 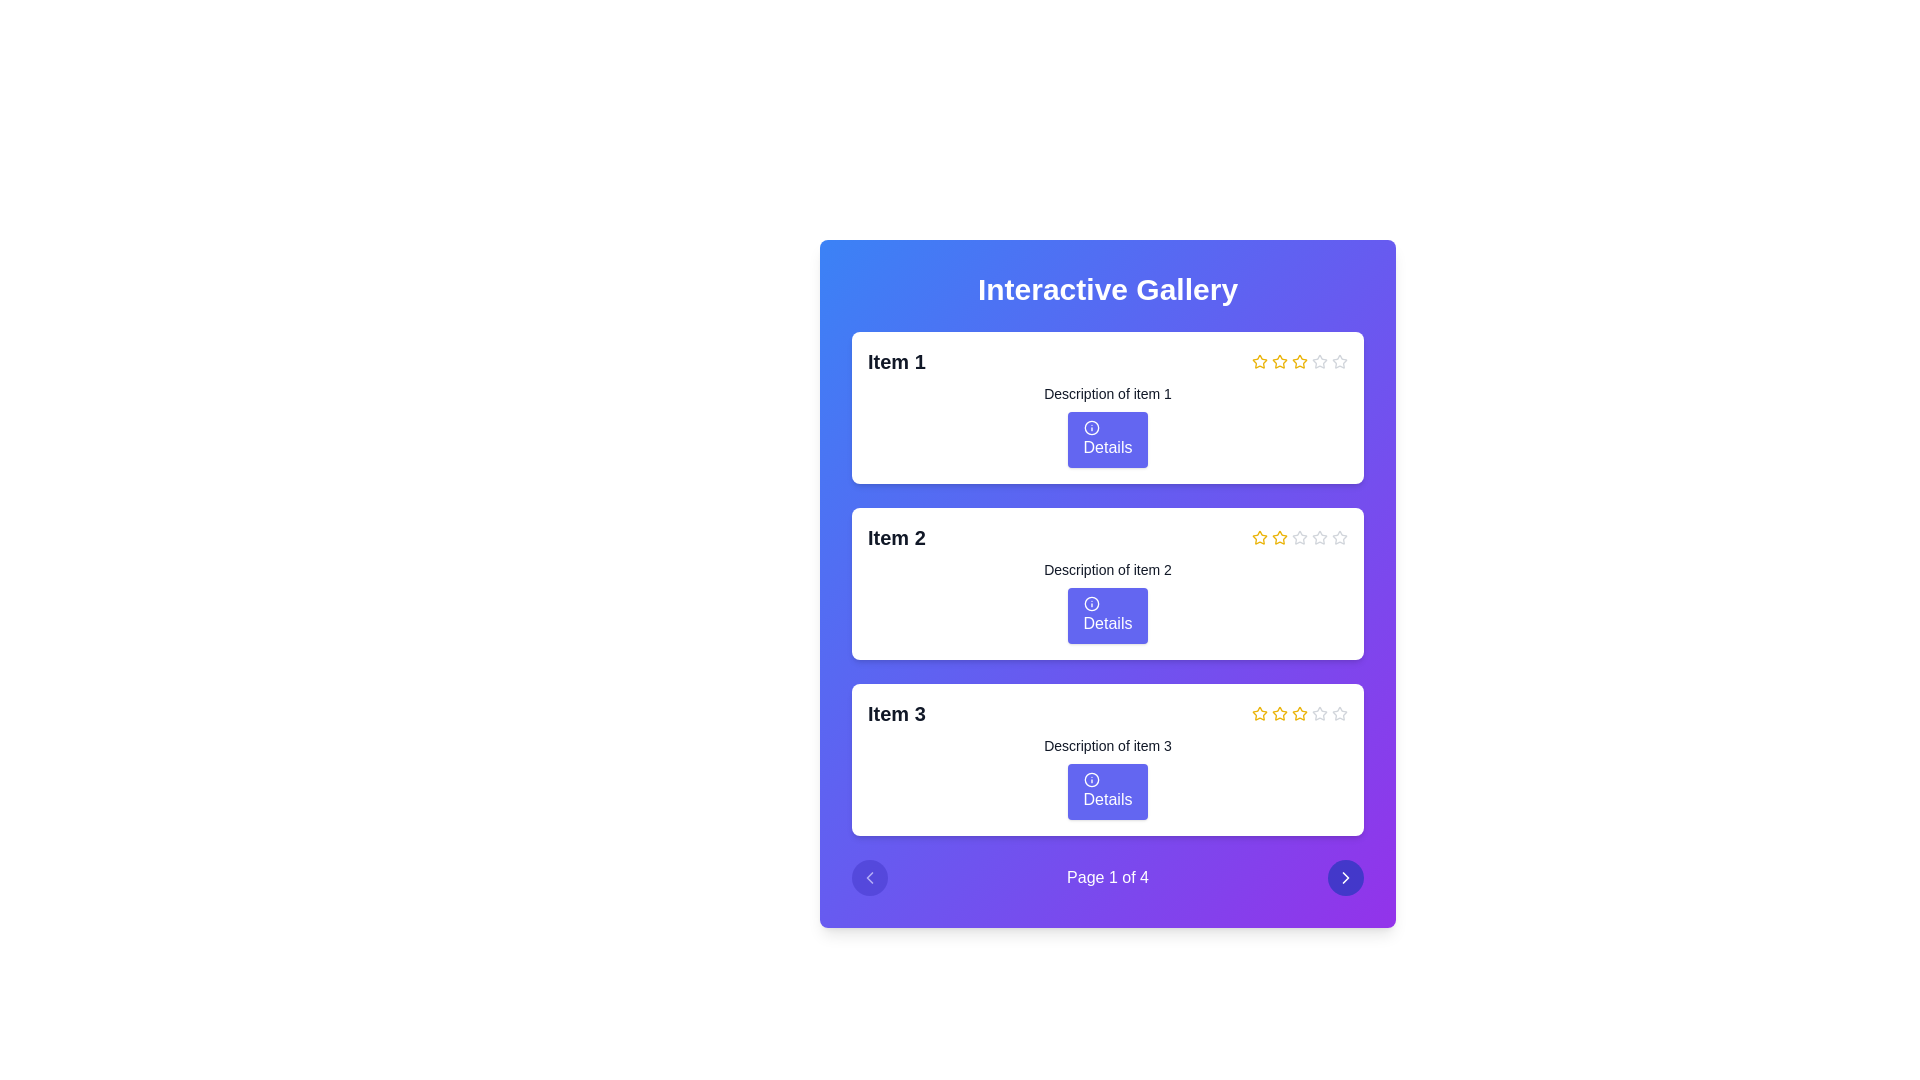 I want to click on the circular button located in the bottom-right corner of the interface that contains a white chevron-shaped icon pointing to the right, so click(x=1345, y=877).